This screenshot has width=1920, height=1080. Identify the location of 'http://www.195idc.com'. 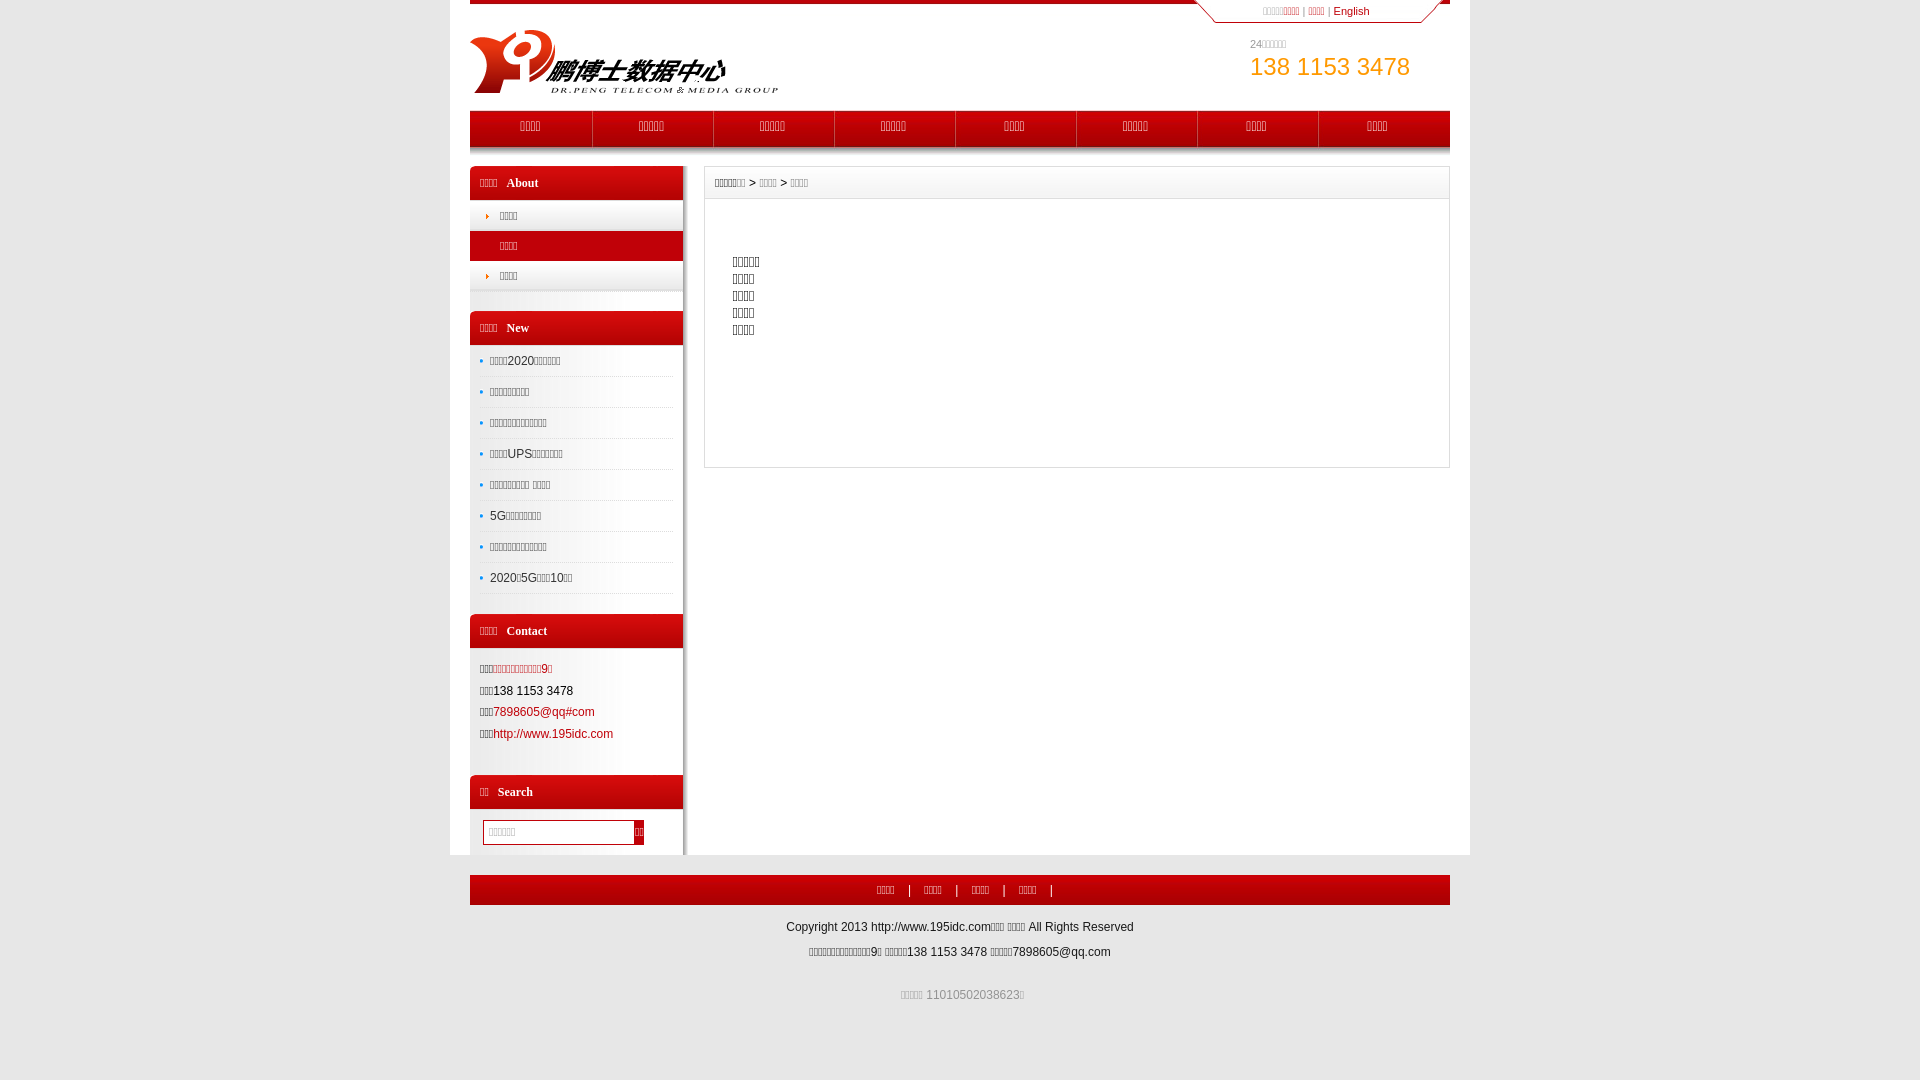
(552, 733).